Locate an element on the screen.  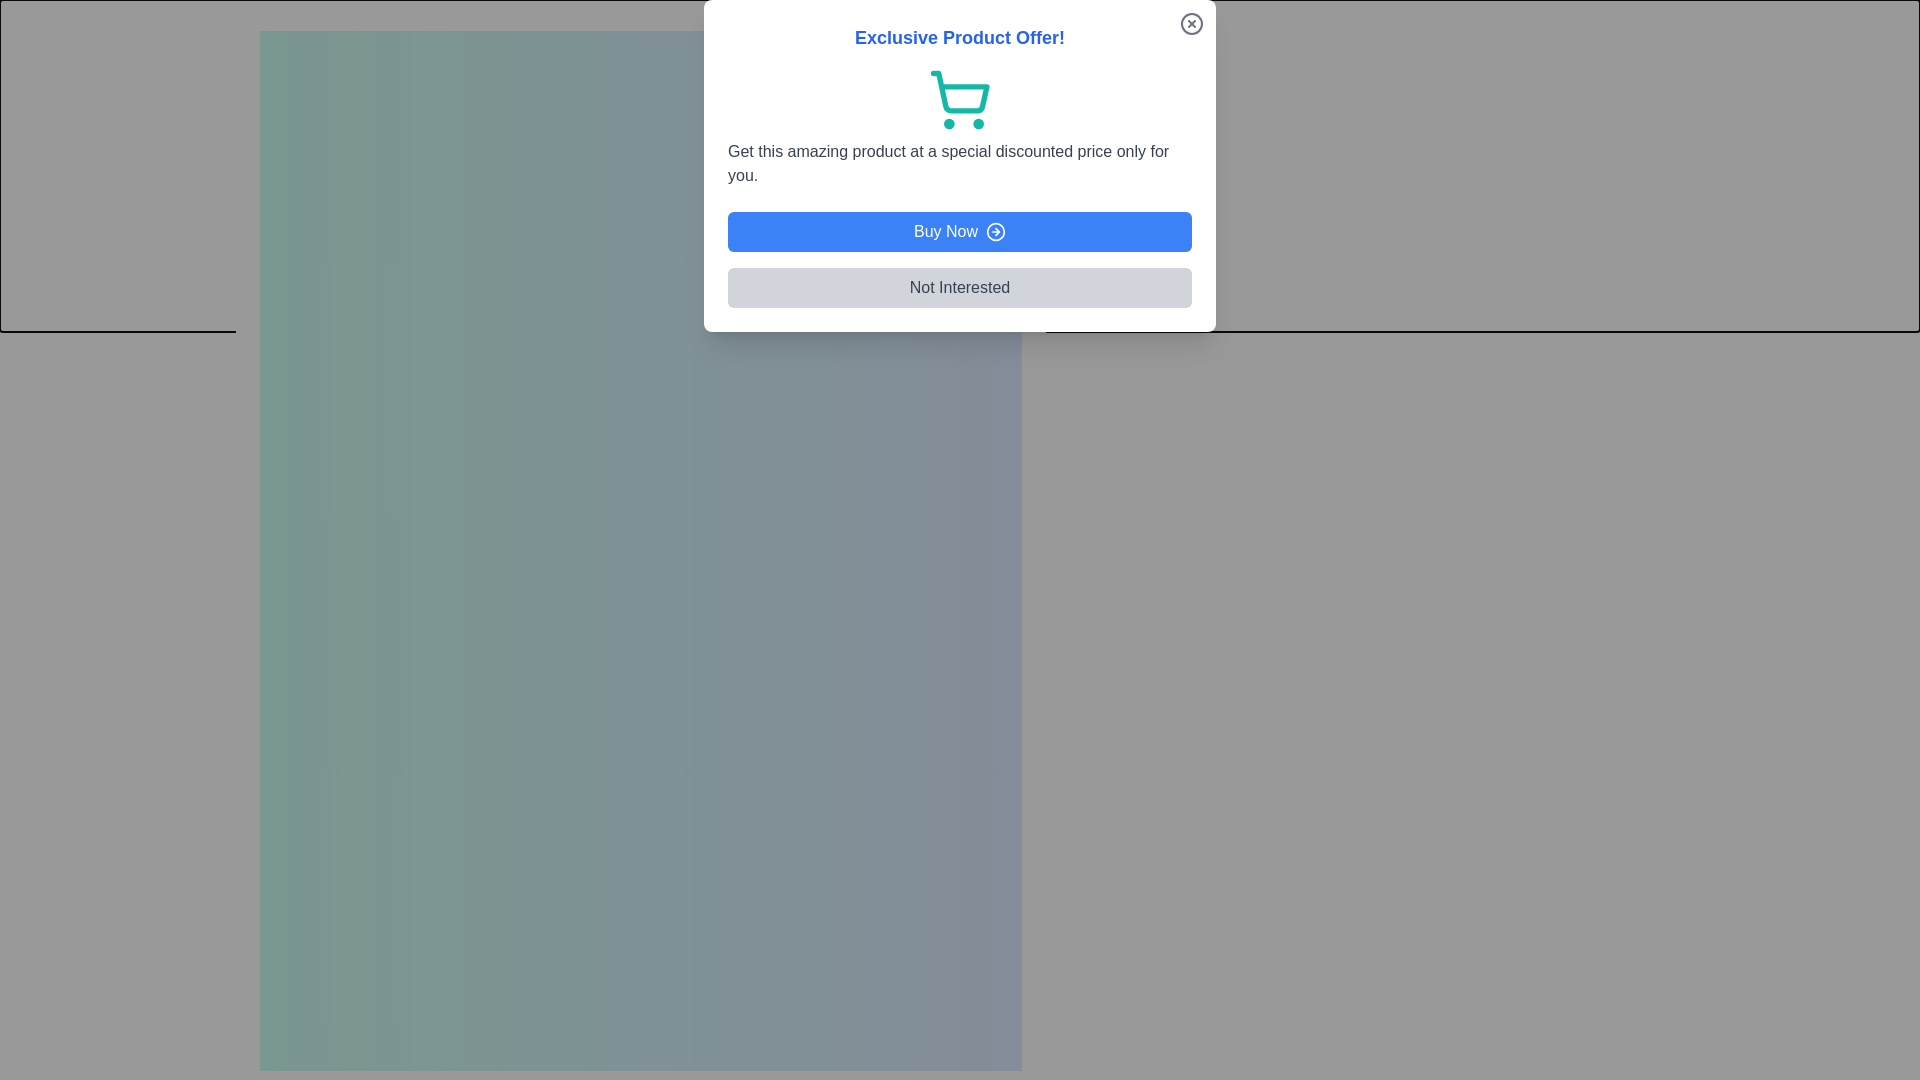
the close button in the top-right corner of the dialog is located at coordinates (1045, 7).